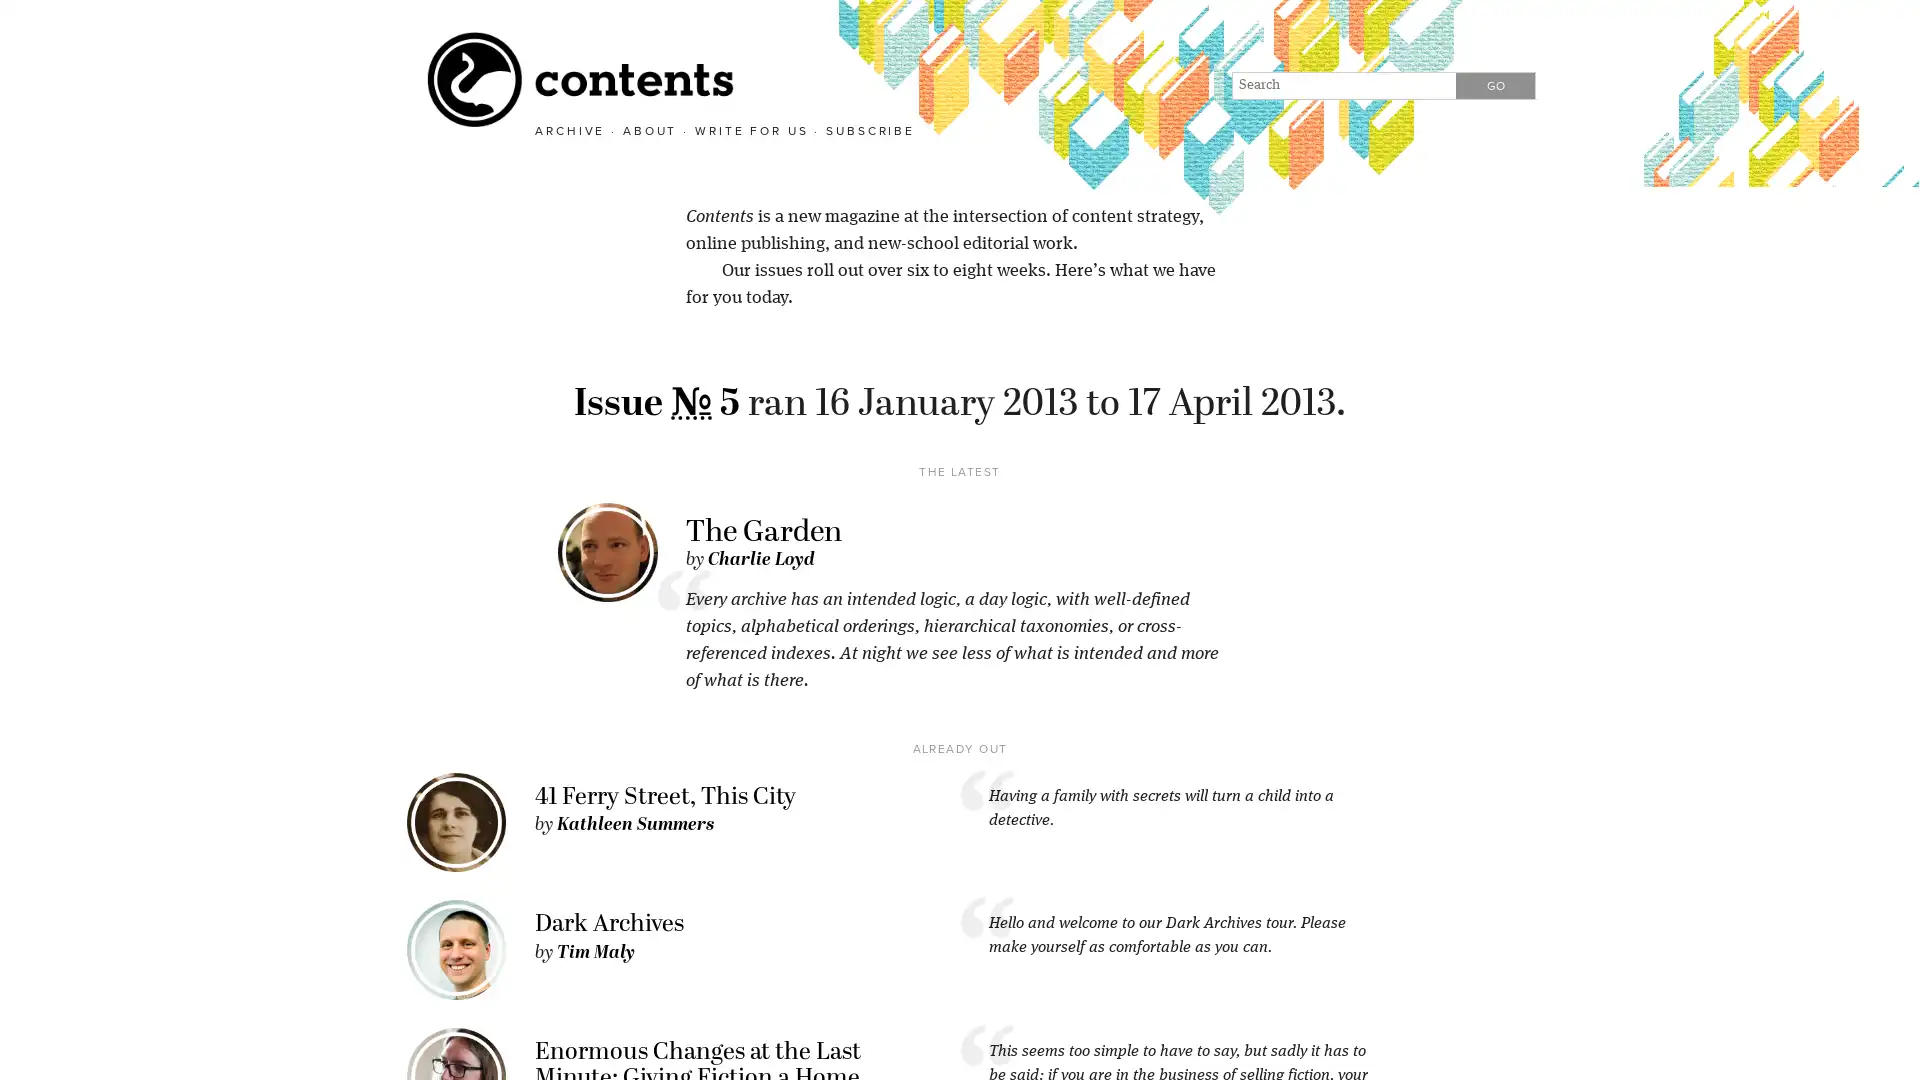 The height and width of the screenshot is (1080, 1920). What do you see at coordinates (1495, 84) in the screenshot?
I see `Go` at bounding box center [1495, 84].